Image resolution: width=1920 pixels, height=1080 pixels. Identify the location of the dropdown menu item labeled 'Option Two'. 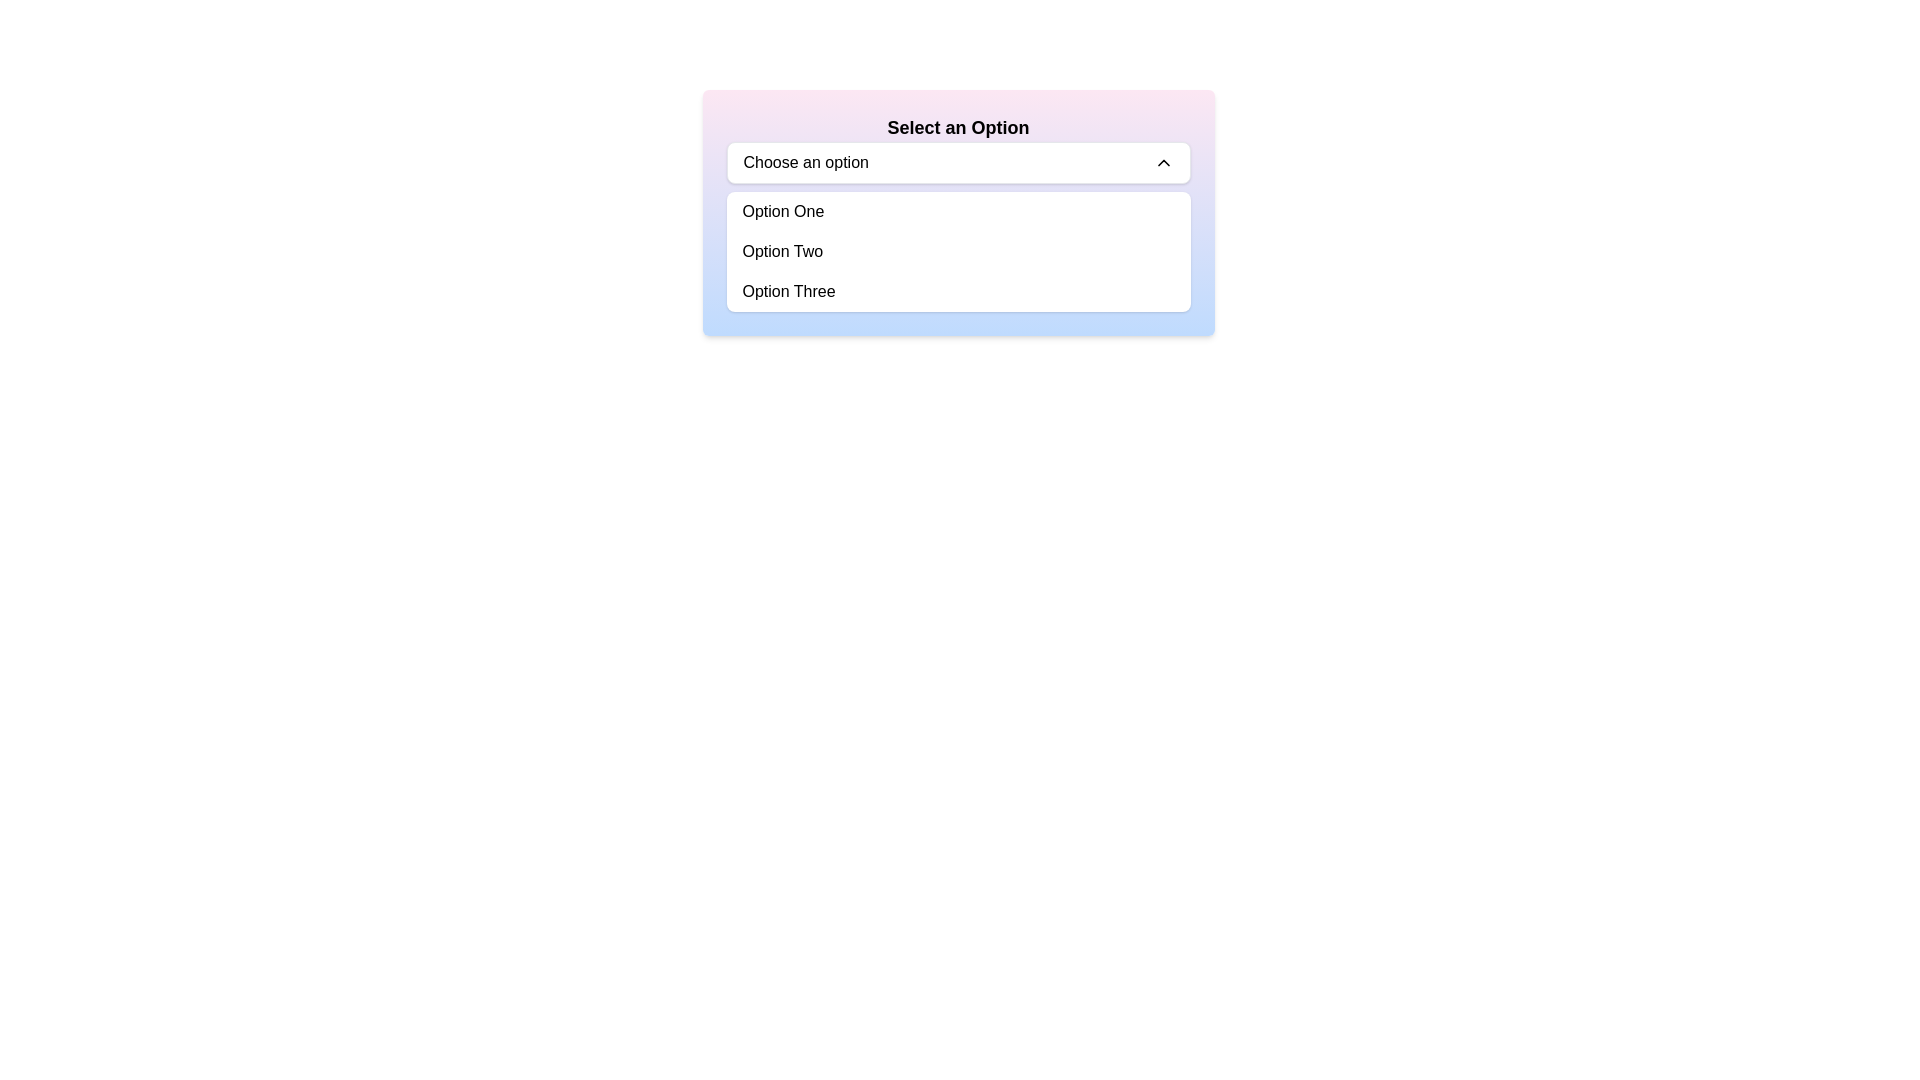
(957, 250).